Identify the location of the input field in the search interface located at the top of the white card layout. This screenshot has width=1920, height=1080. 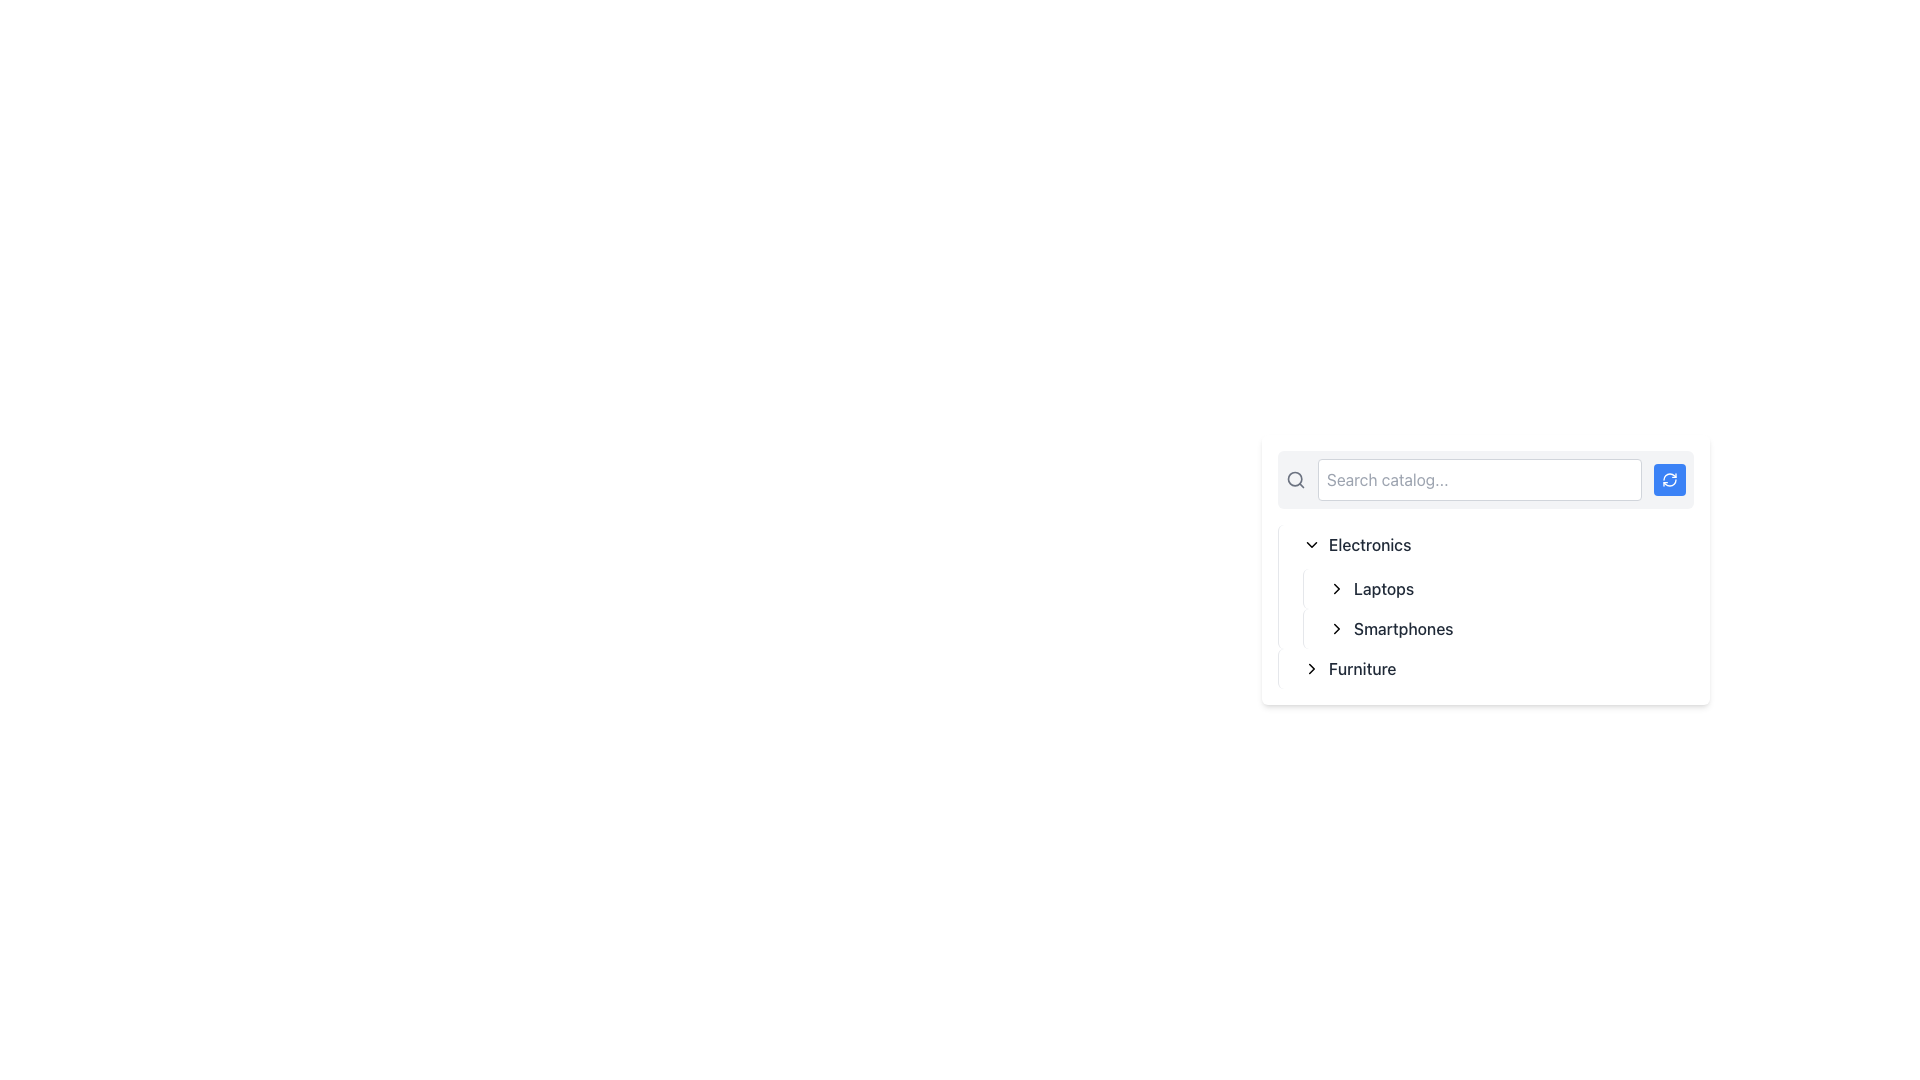
(1486, 479).